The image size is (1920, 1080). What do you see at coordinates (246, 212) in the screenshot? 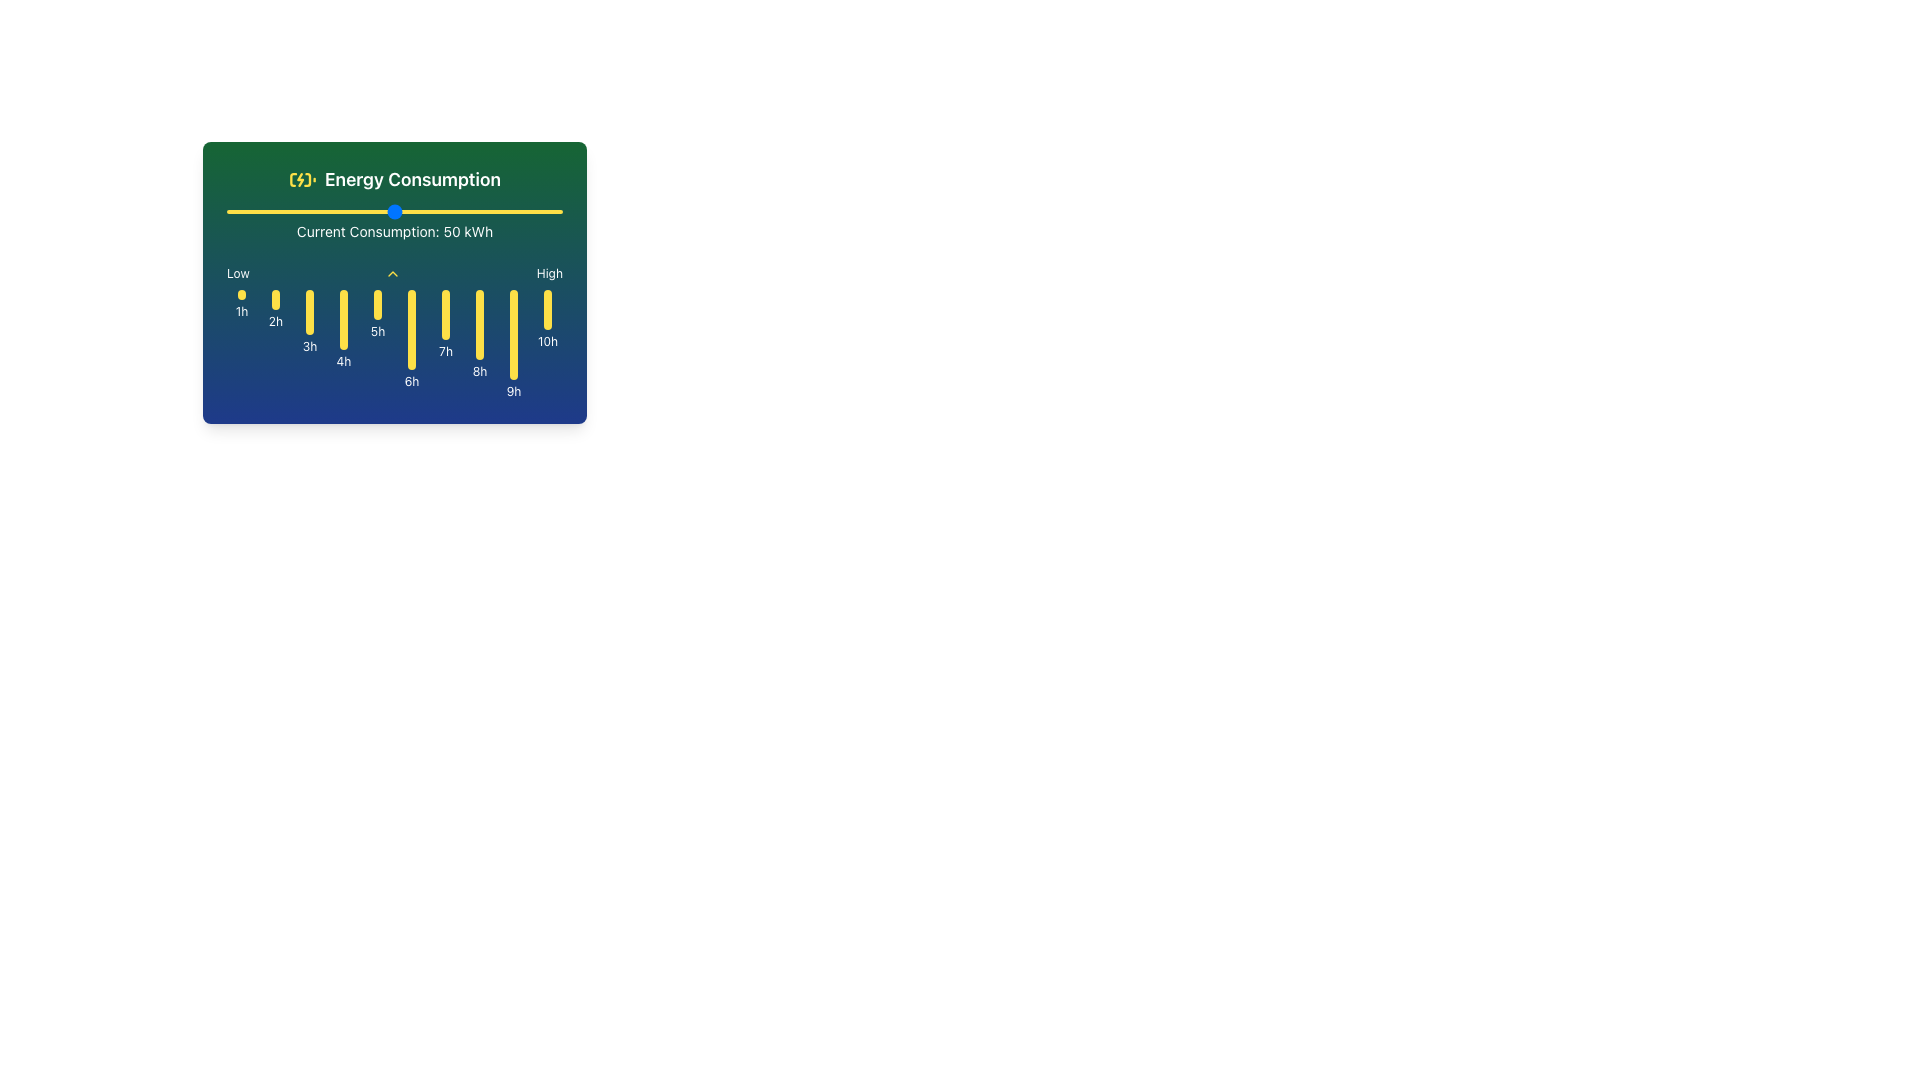
I see `current consumption` at bounding box center [246, 212].